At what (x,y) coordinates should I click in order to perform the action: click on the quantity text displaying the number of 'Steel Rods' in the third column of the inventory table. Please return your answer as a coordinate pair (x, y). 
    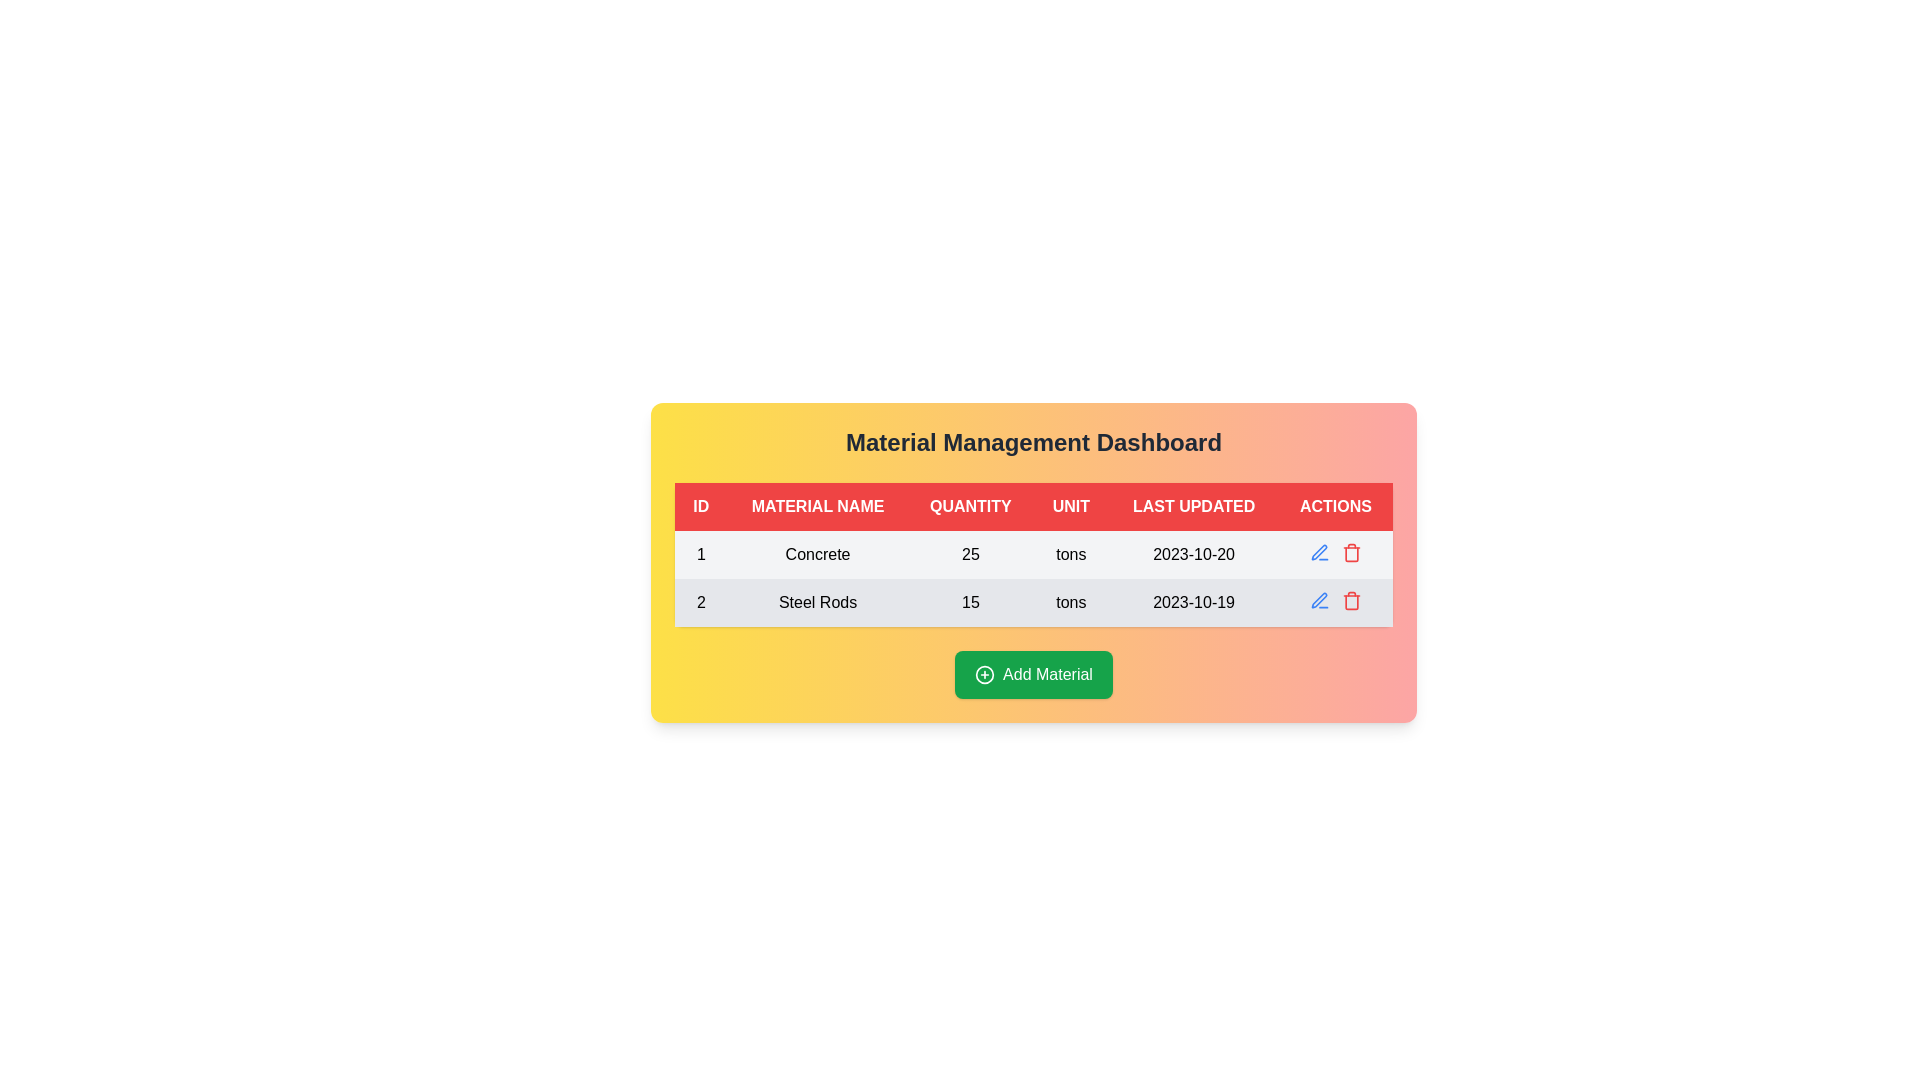
    Looking at the image, I should click on (970, 601).